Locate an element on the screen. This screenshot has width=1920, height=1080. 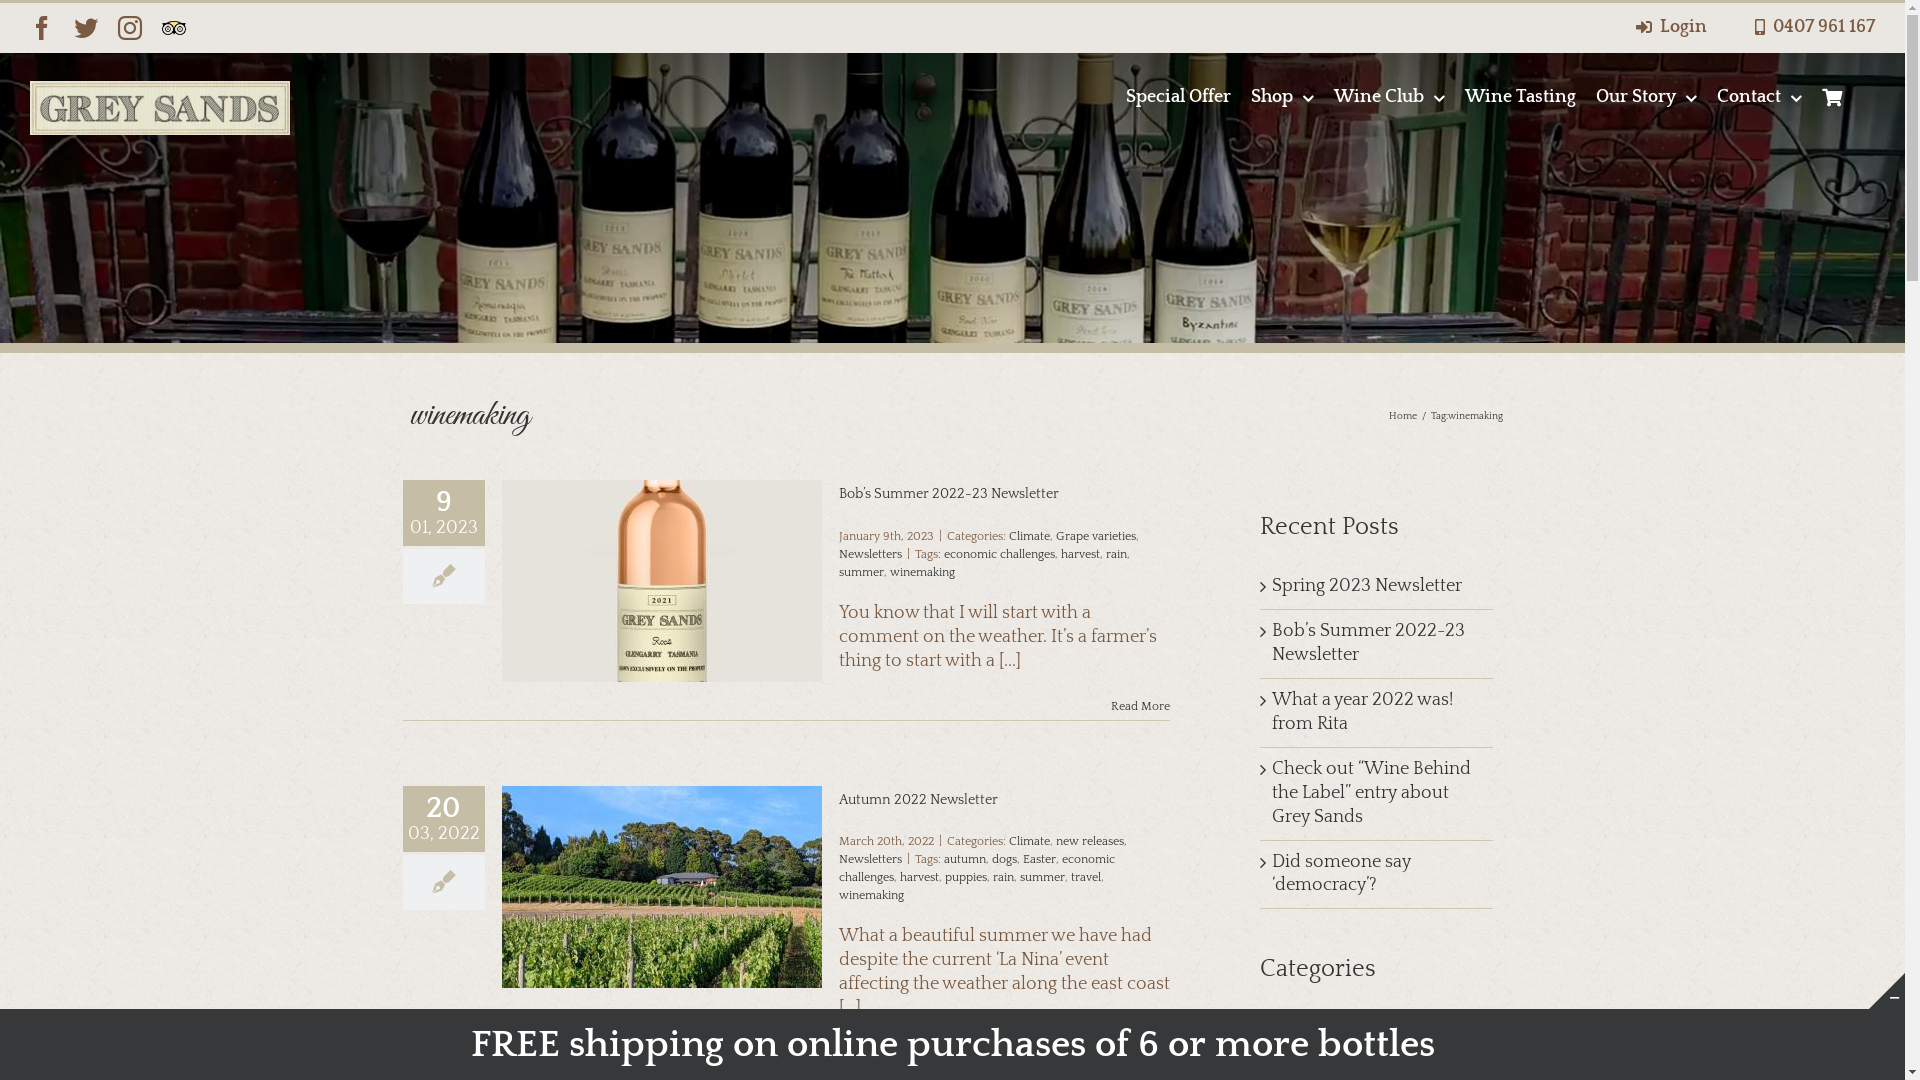
'harvest' is located at coordinates (899, 876).